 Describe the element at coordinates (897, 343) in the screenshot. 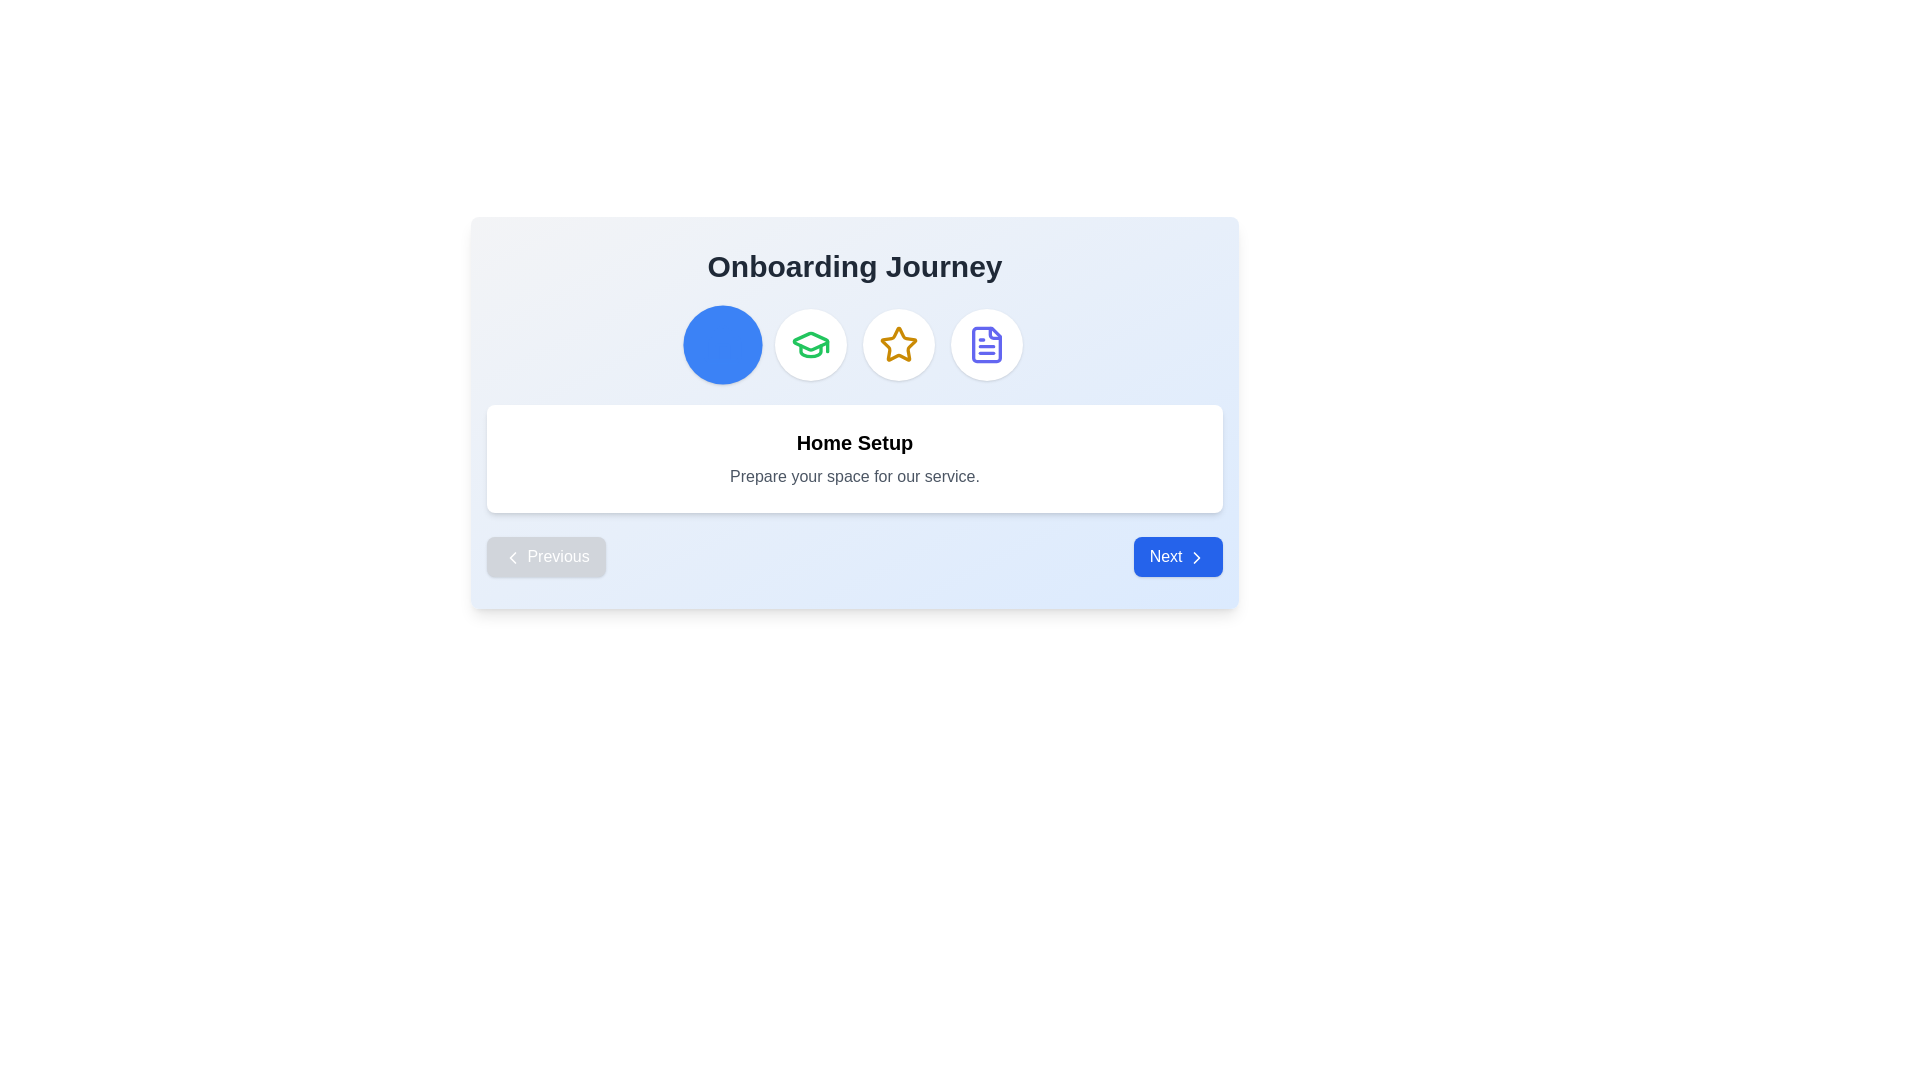

I see `the star icon that indicates ratings and selection, located above the 'Home Setup' title and between the blue circular icon and the purple document icon` at that location.